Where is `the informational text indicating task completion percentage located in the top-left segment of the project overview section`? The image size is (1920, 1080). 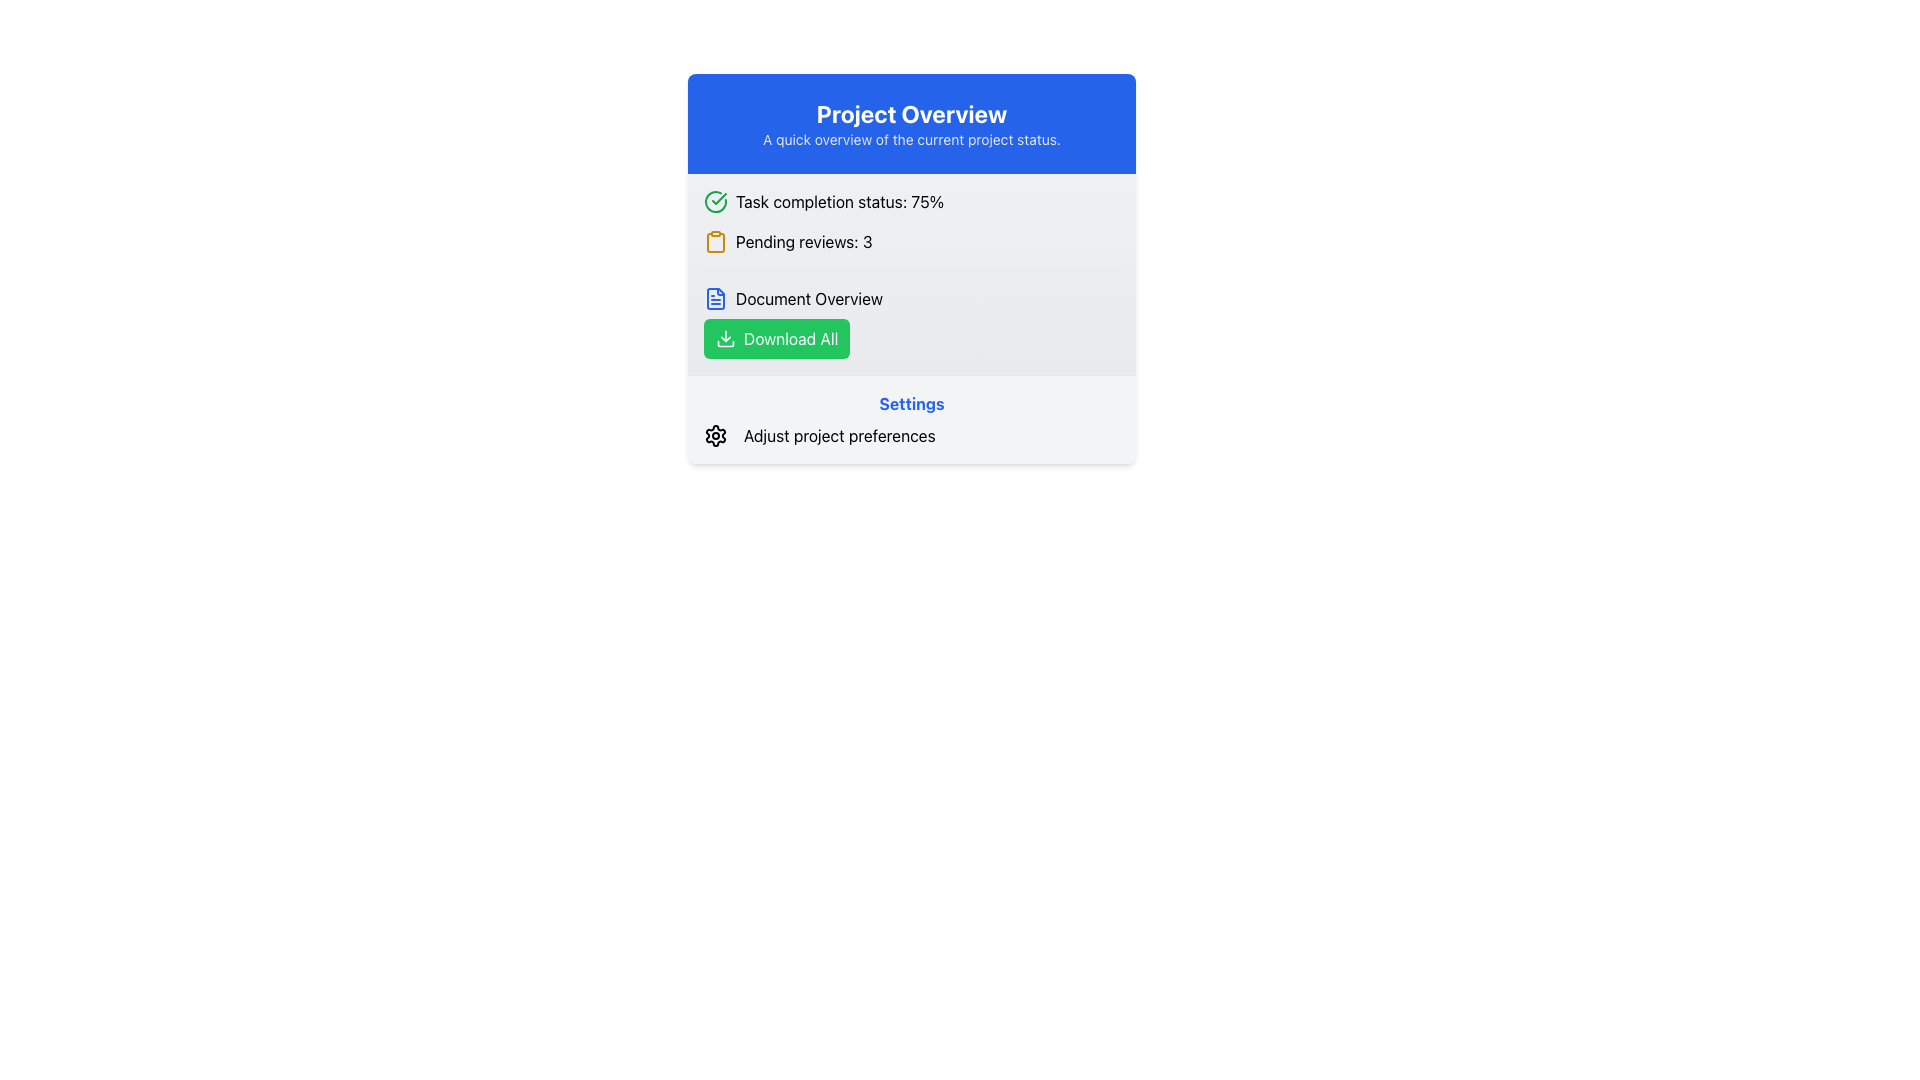
the informational text indicating task completion percentage located in the top-left segment of the project overview section is located at coordinates (911, 201).